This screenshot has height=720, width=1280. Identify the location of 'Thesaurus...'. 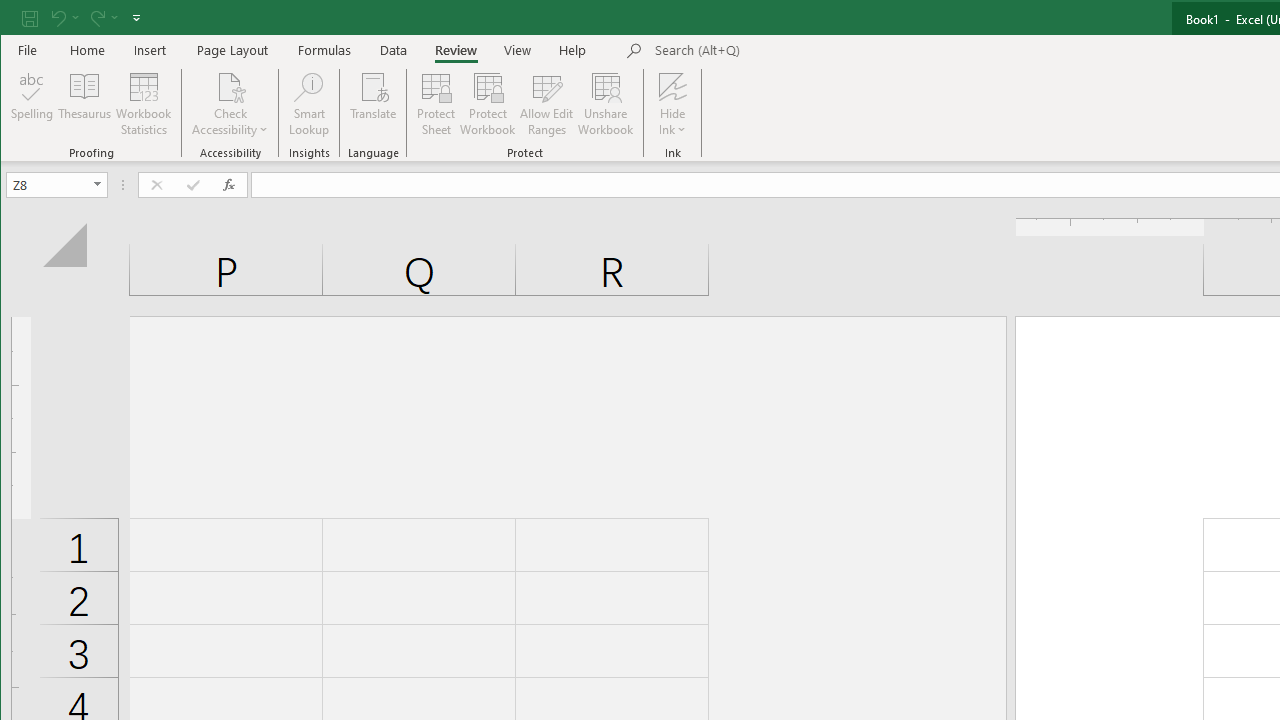
(84, 104).